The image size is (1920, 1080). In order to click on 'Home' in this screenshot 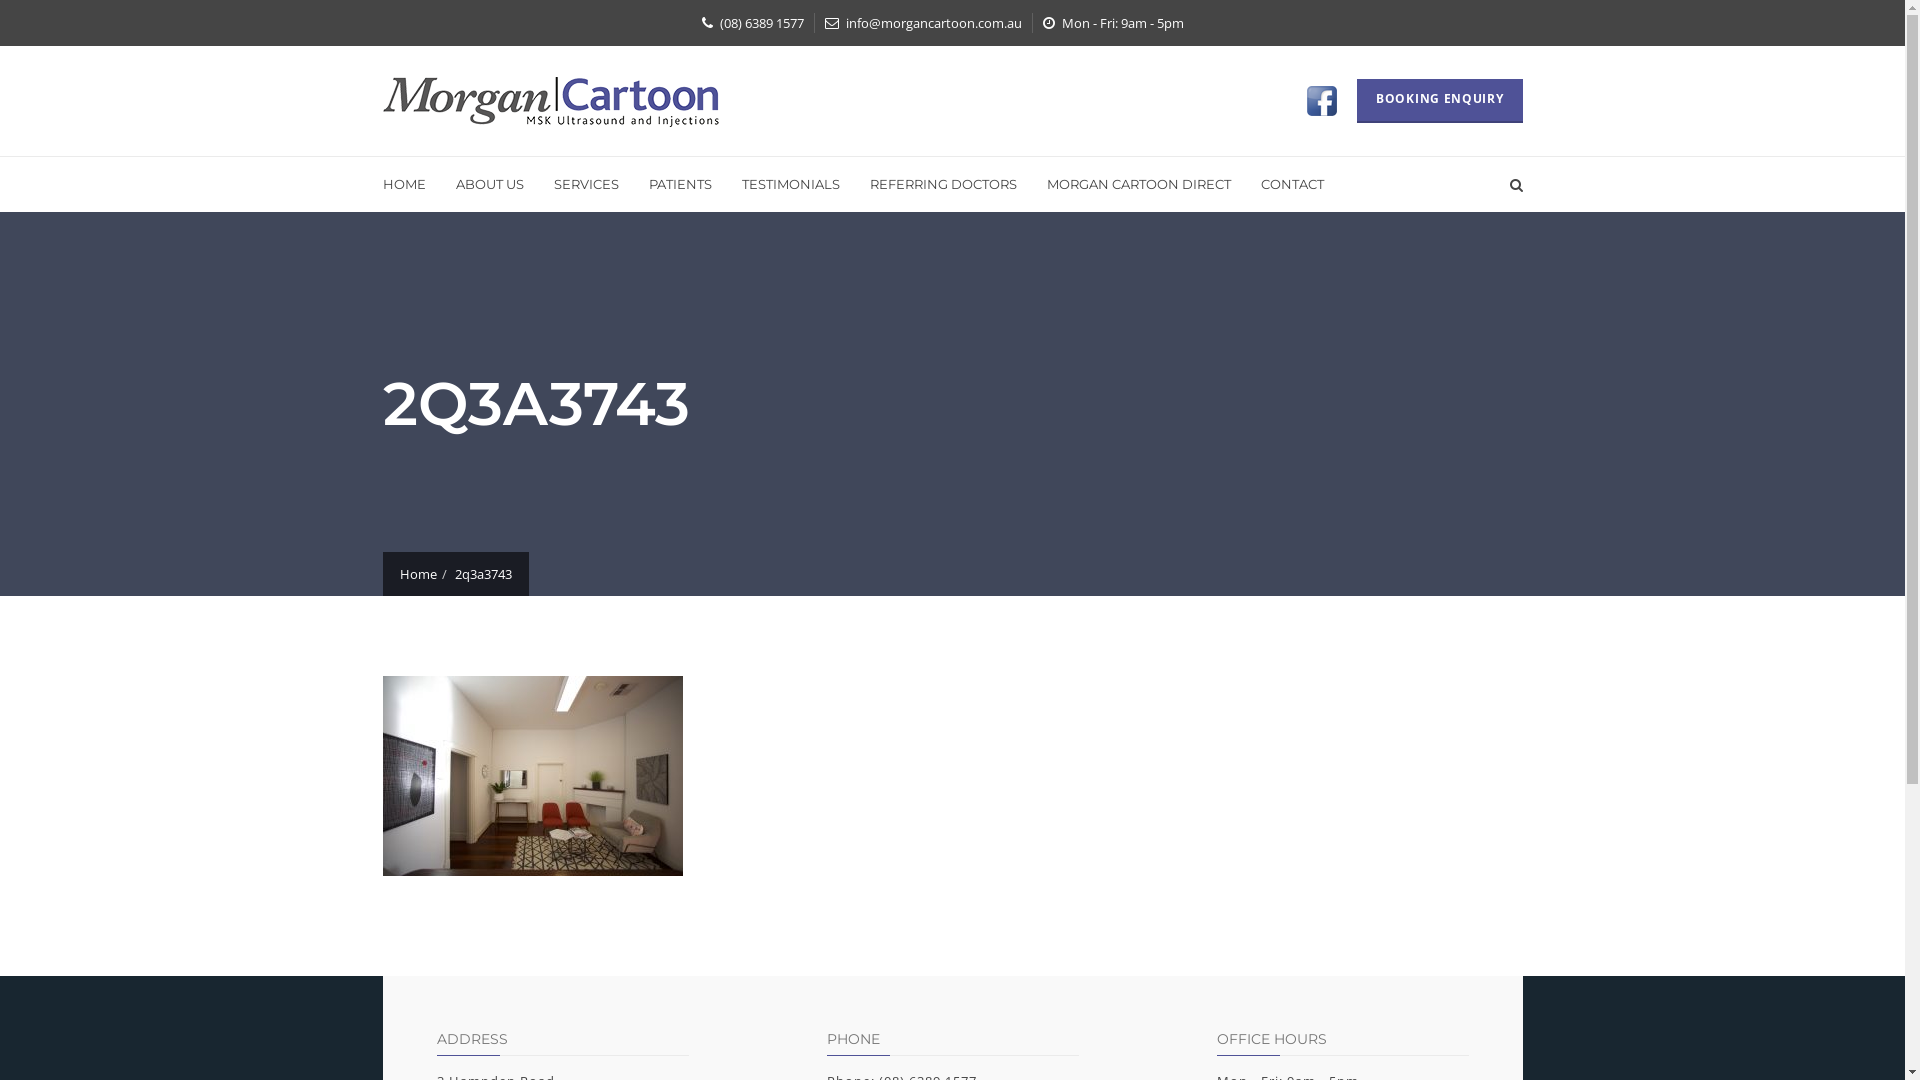, I will do `click(399, 574)`.